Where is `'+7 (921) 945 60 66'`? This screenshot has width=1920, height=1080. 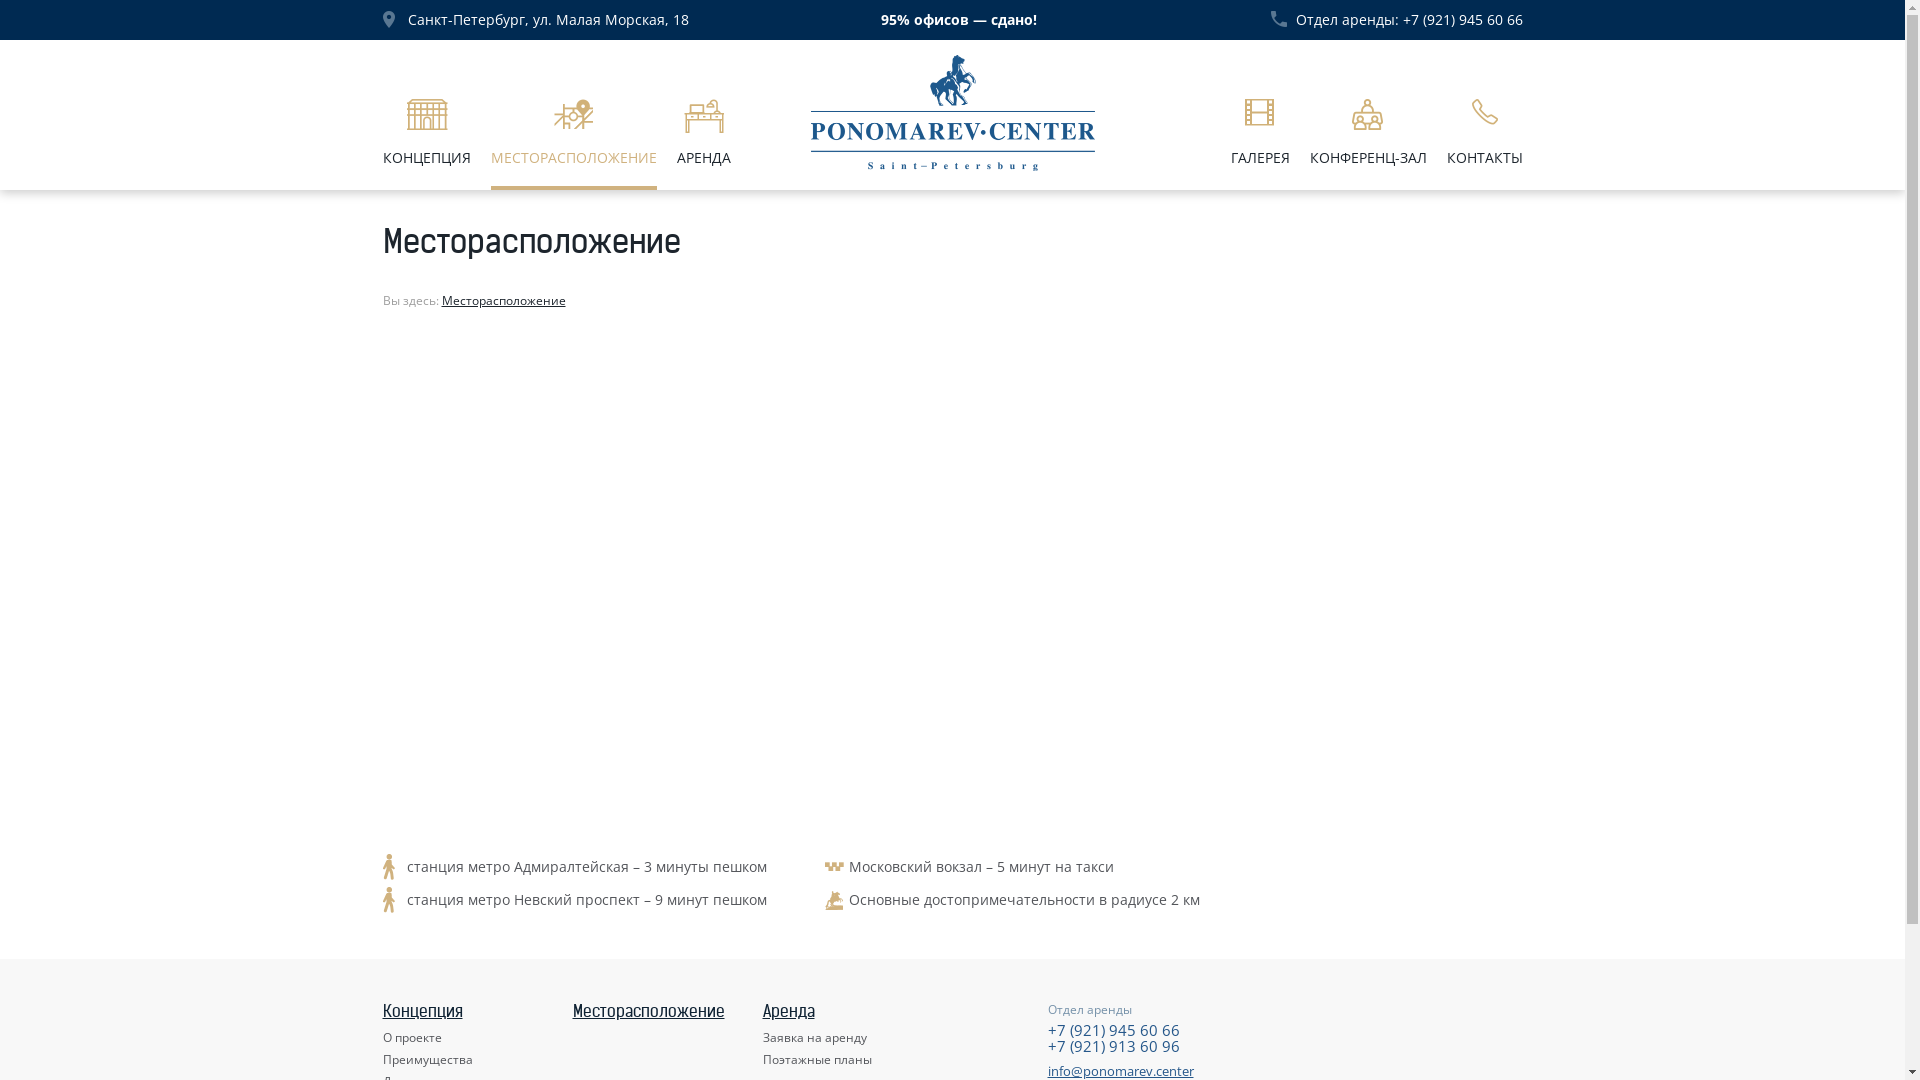
'+7 (921) 945 60 66' is located at coordinates (1046, 1029).